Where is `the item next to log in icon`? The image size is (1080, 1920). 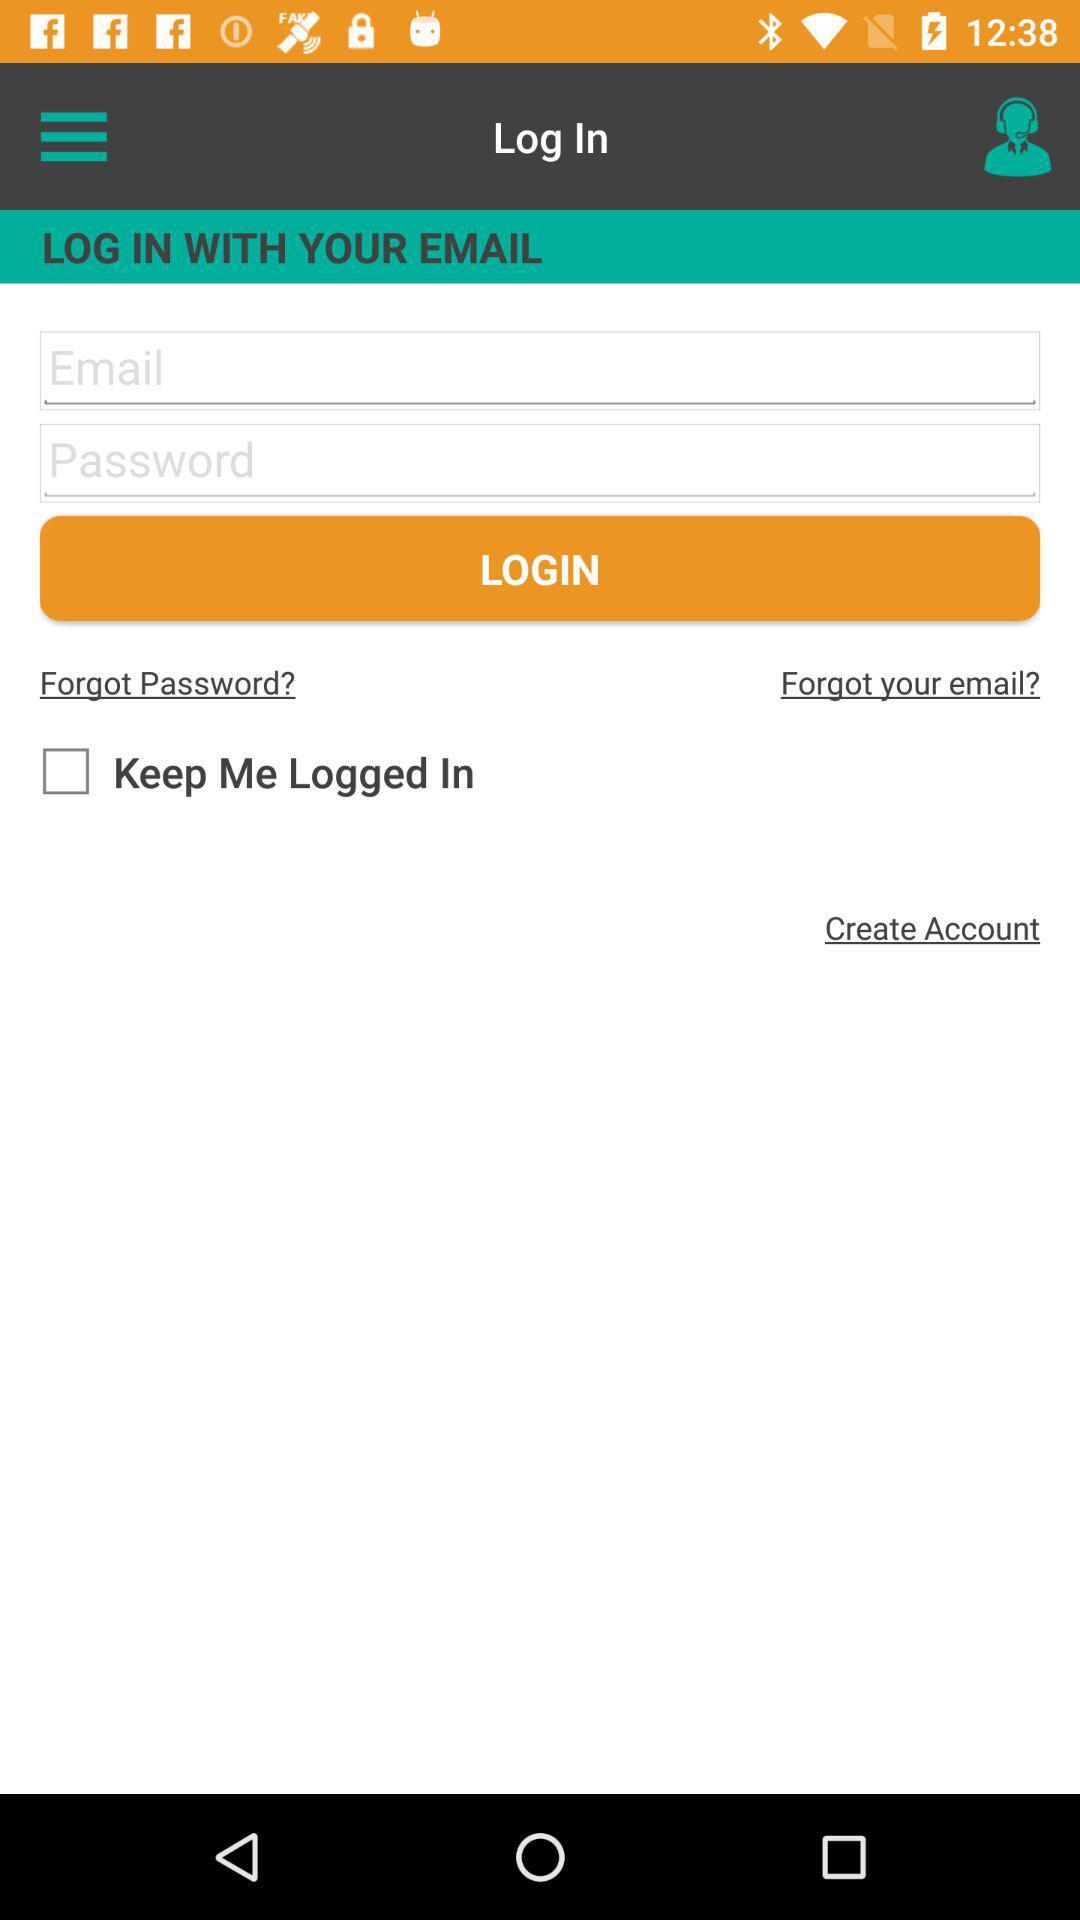
the item next to log in icon is located at coordinates (72, 135).